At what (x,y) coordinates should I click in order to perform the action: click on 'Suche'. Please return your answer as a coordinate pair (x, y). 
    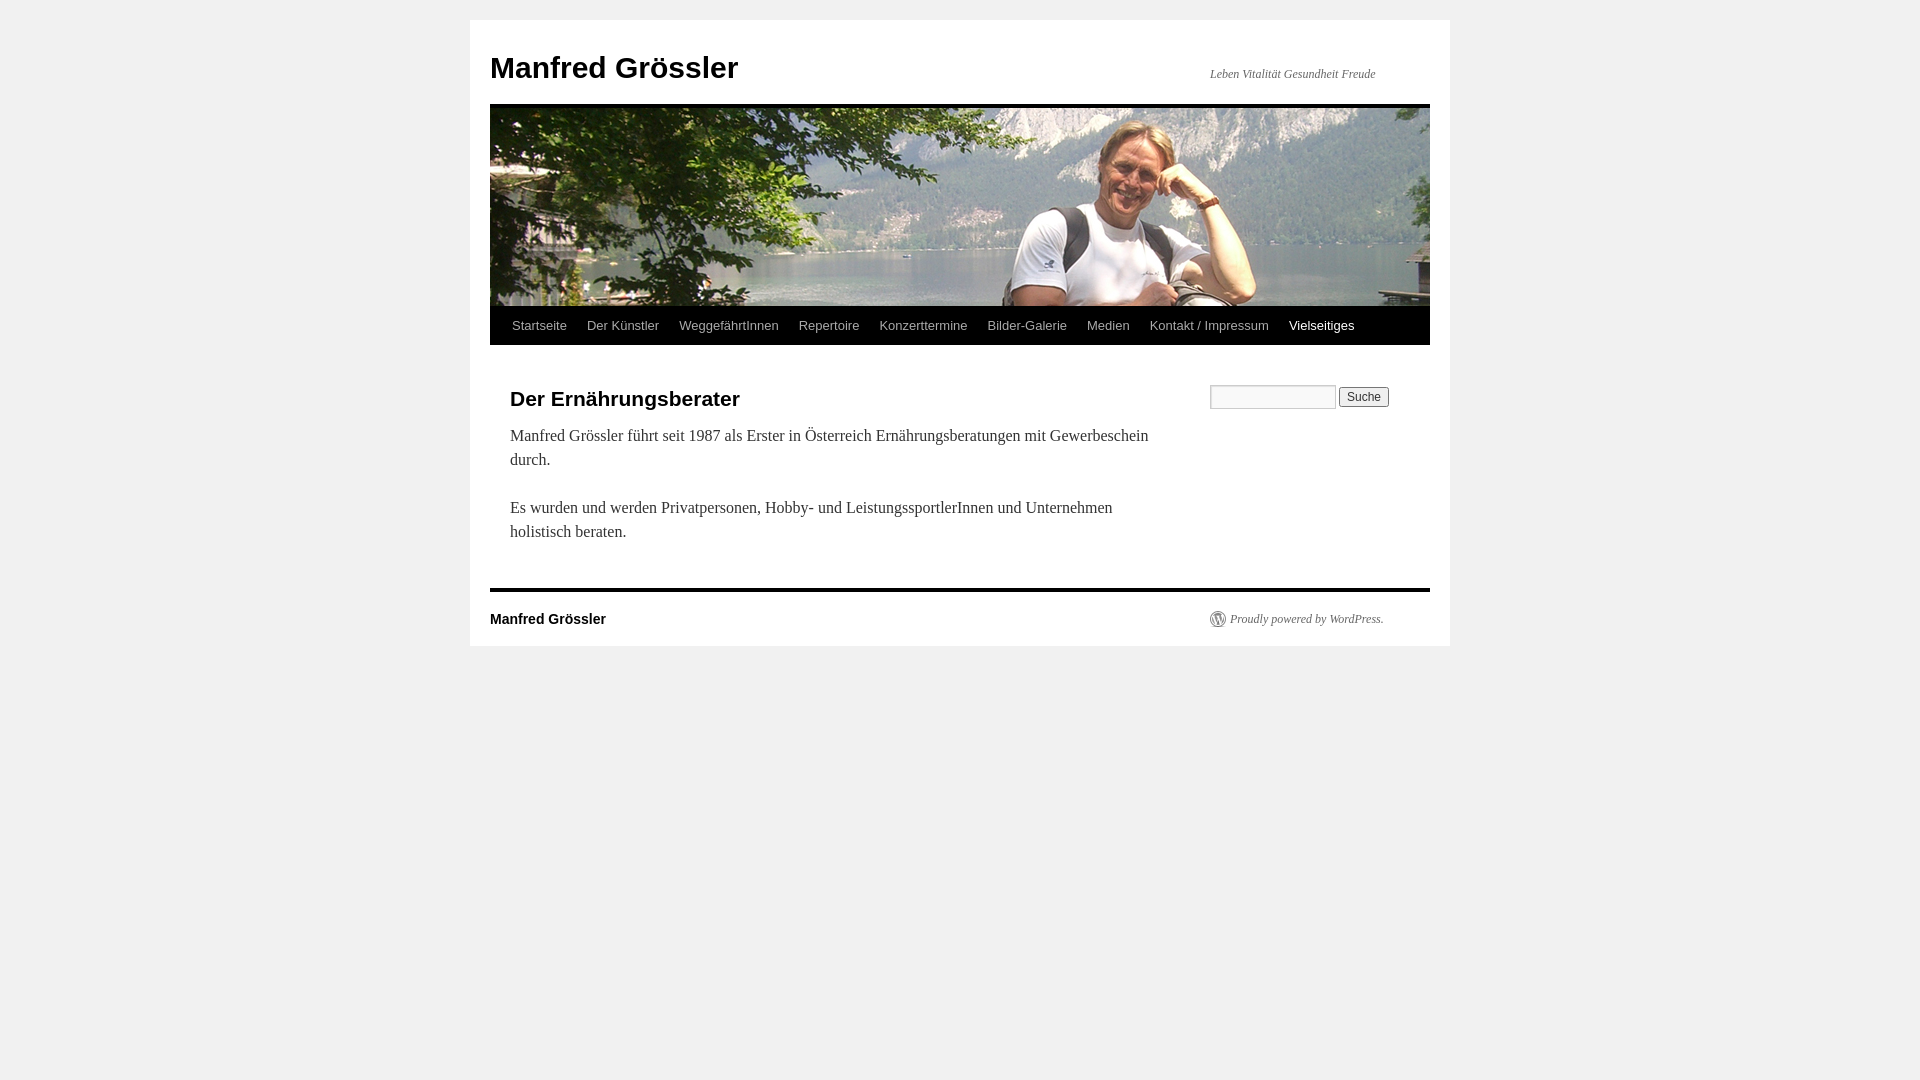
    Looking at the image, I should click on (1362, 397).